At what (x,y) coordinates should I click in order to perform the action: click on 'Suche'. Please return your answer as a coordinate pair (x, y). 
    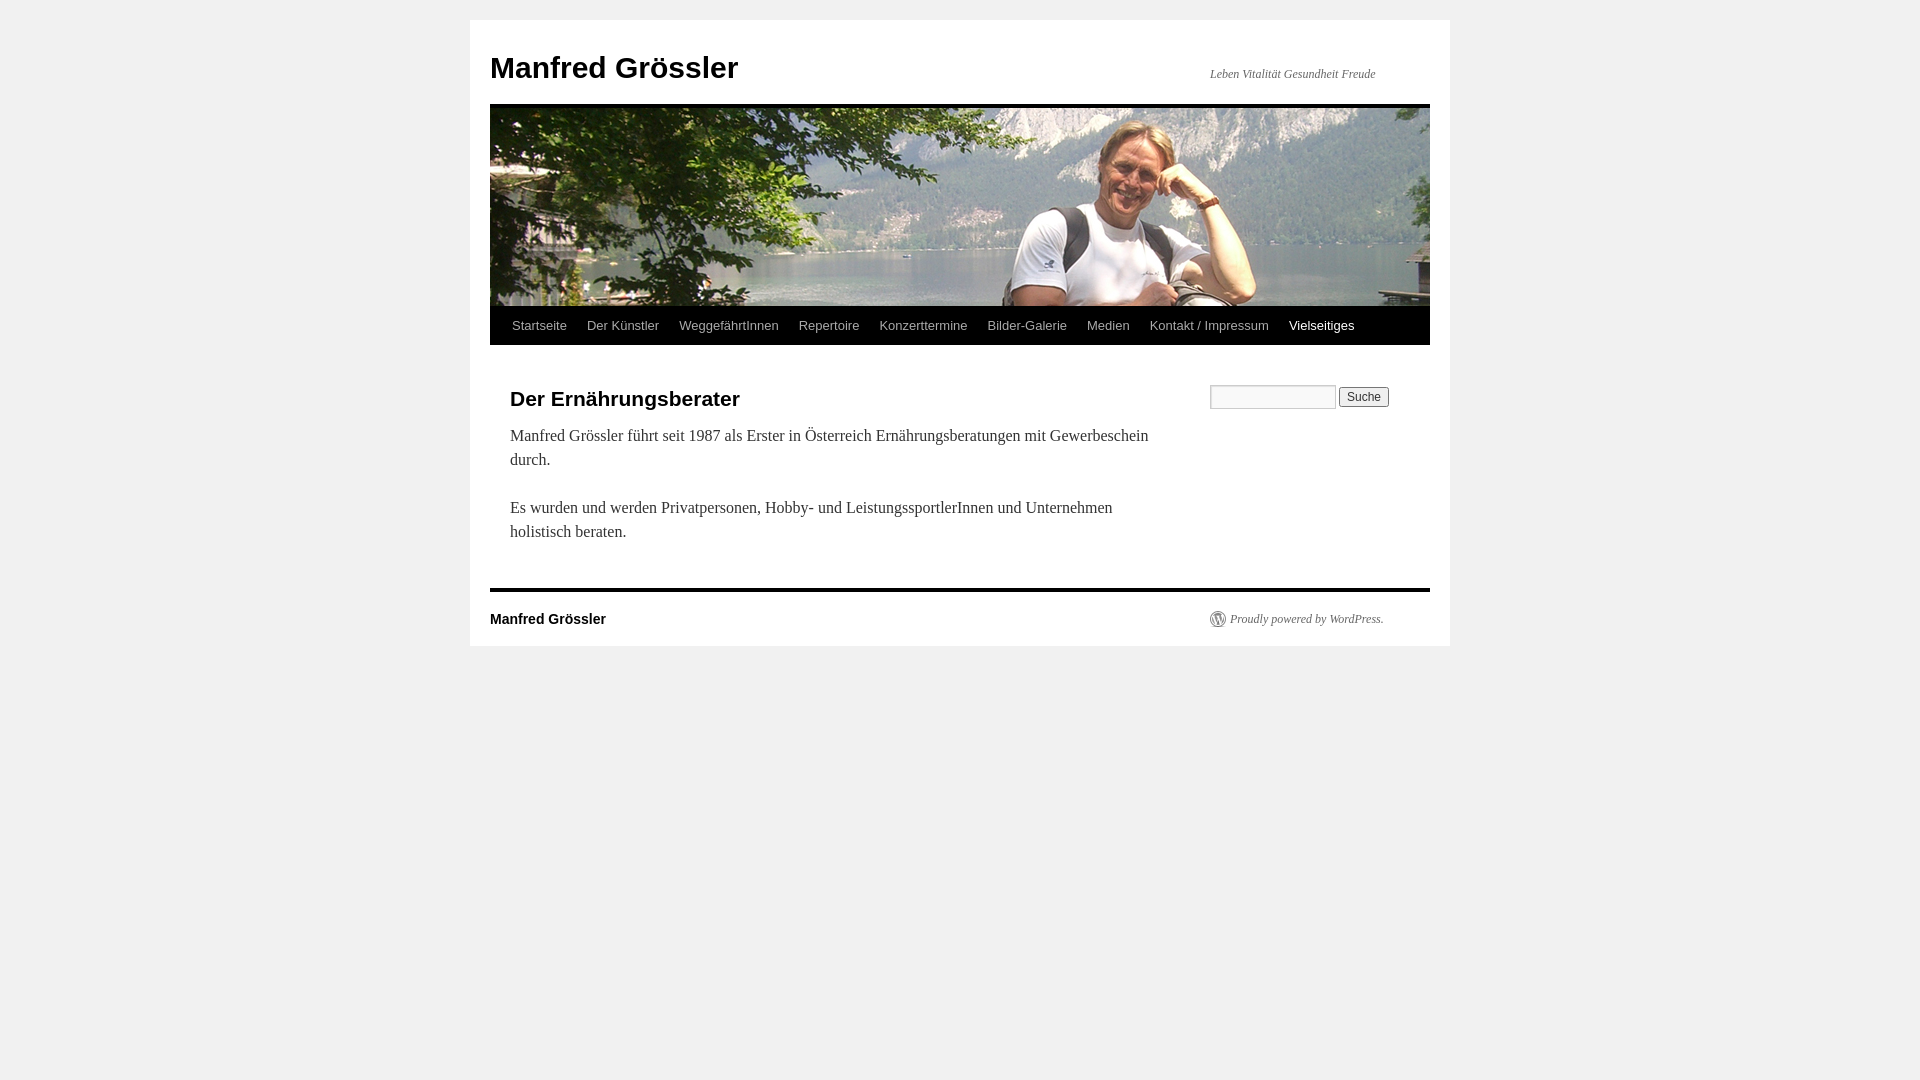
    Looking at the image, I should click on (1362, 397).